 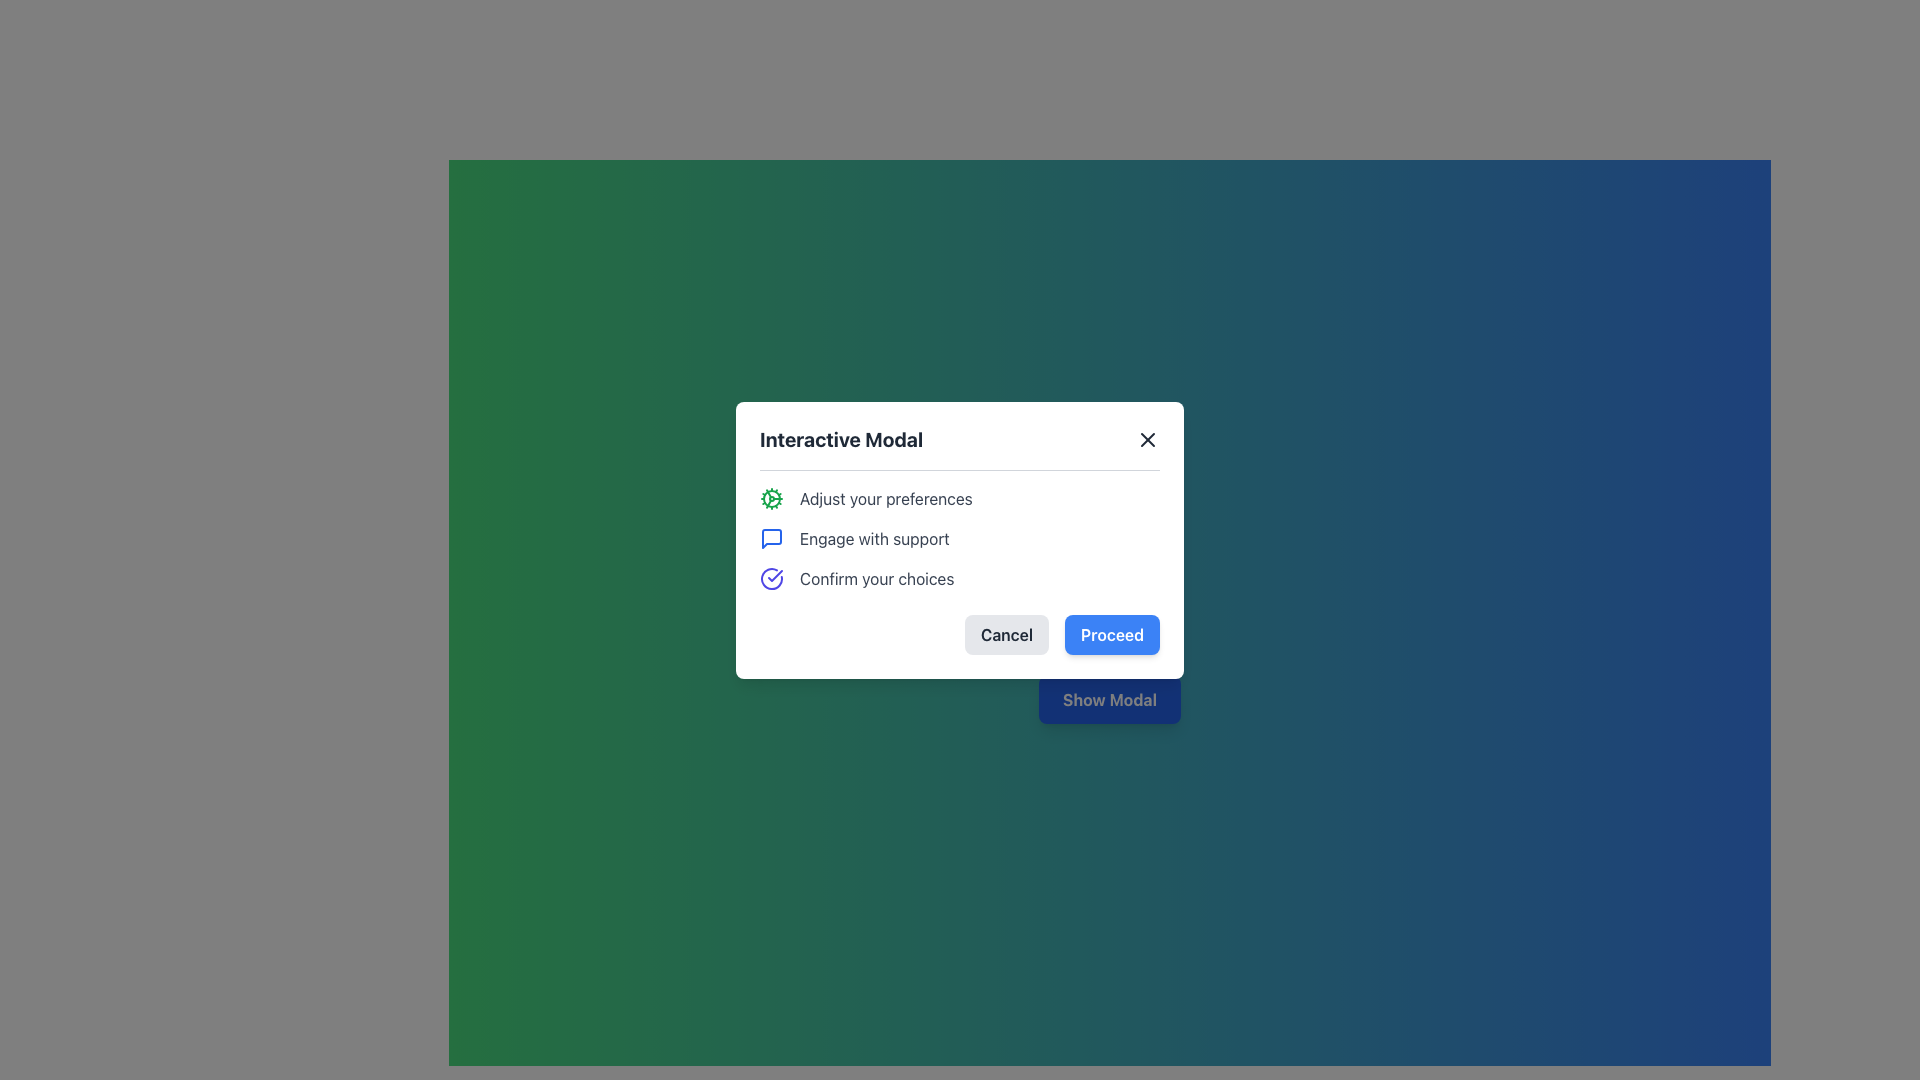 What do you see at coordinates (1108, 698) in the screenshot?
I see `the distinct rectangular button with rounded edges that has a deep blue background and white text reading 'Show Modal'` at bounding box center [1108, 698].